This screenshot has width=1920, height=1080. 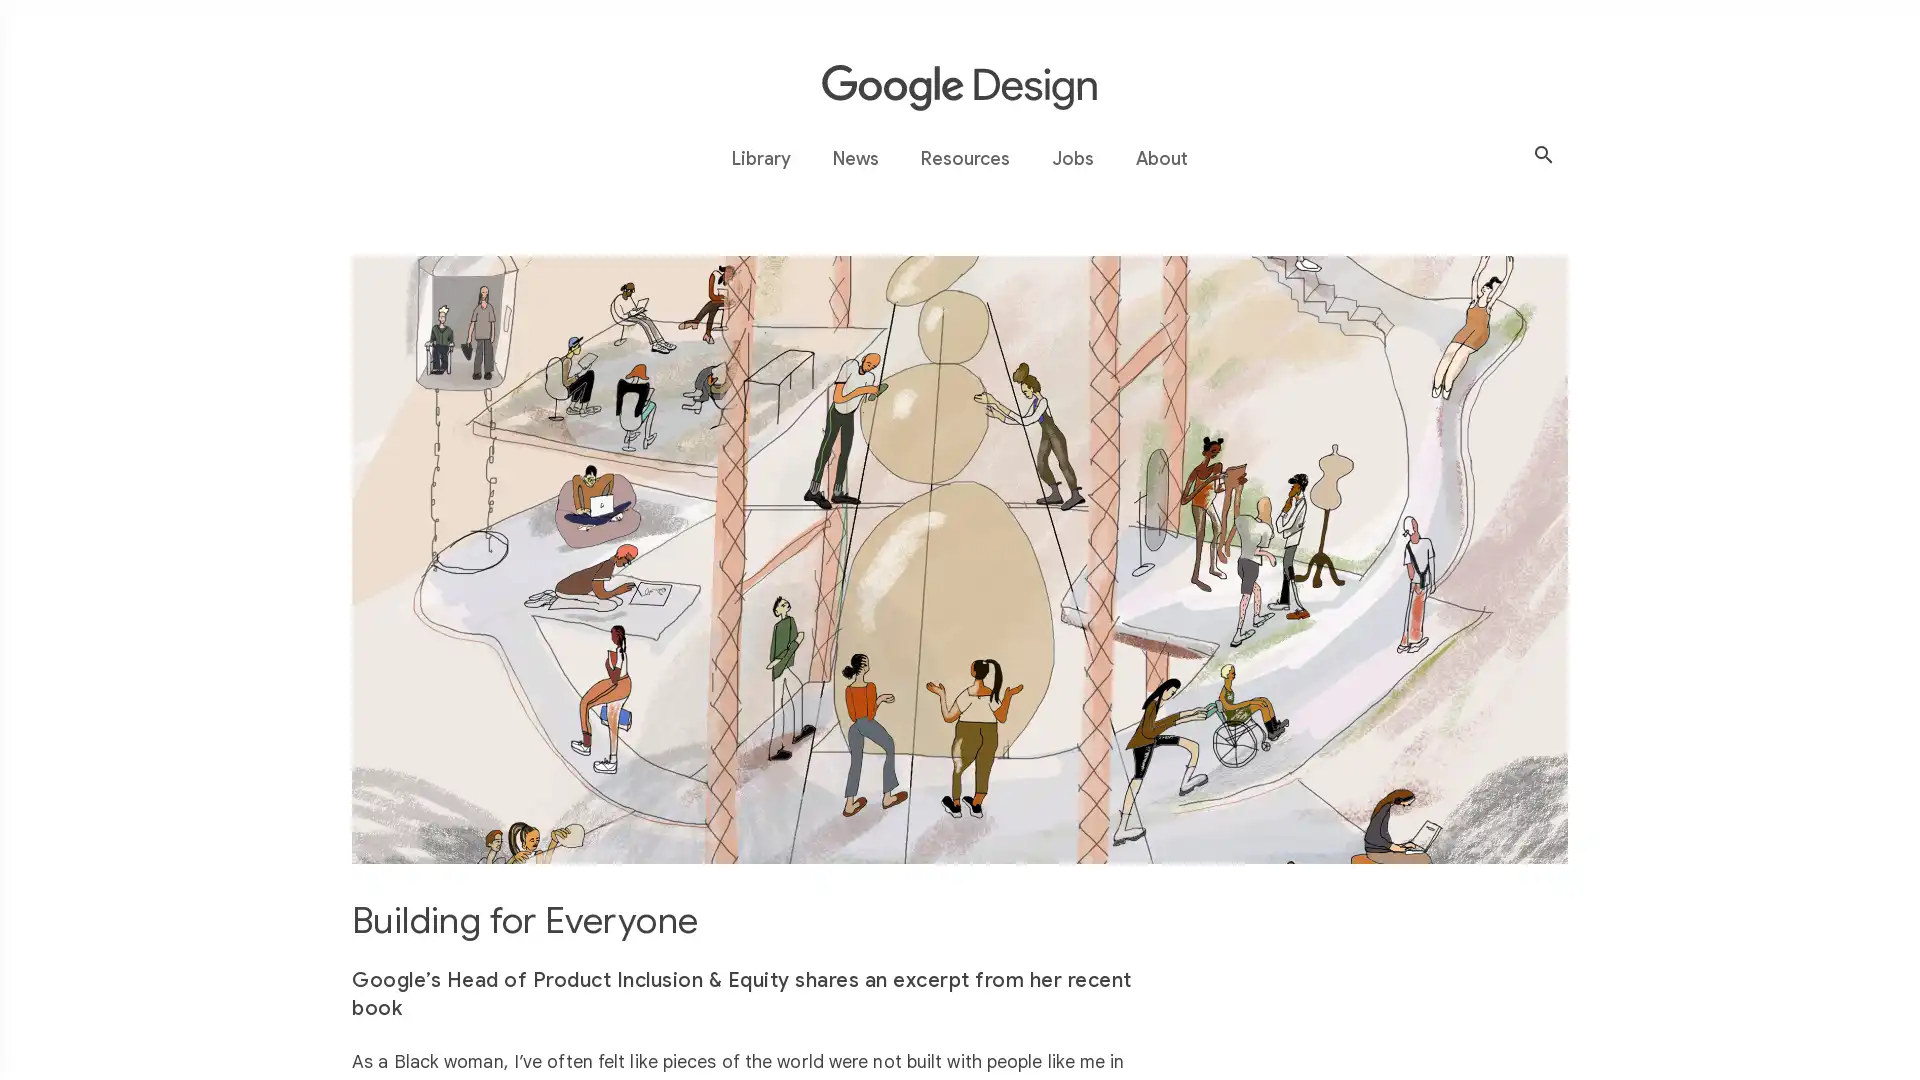 I want to click on search, so click(x=1543, y=154).